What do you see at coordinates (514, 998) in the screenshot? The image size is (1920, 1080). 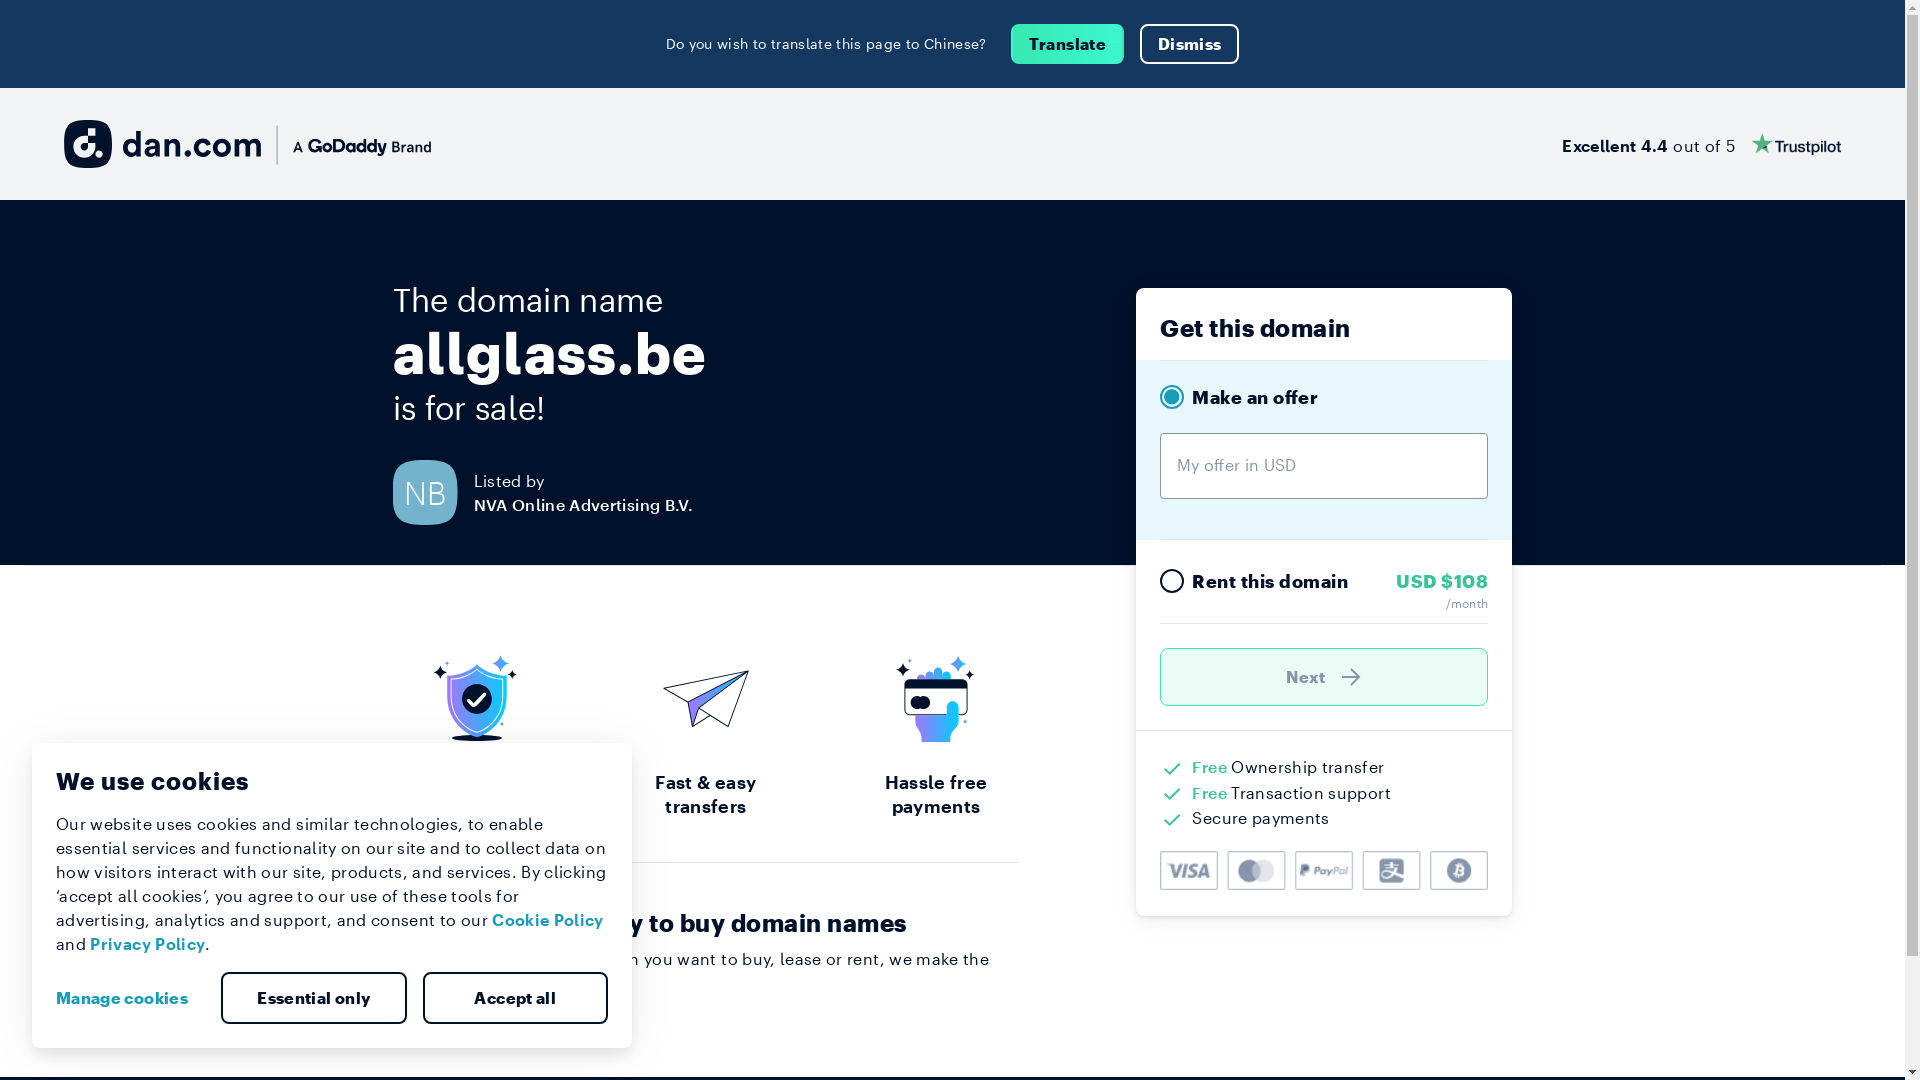 I see `'Accept all'` at bounding box center [514, 998].